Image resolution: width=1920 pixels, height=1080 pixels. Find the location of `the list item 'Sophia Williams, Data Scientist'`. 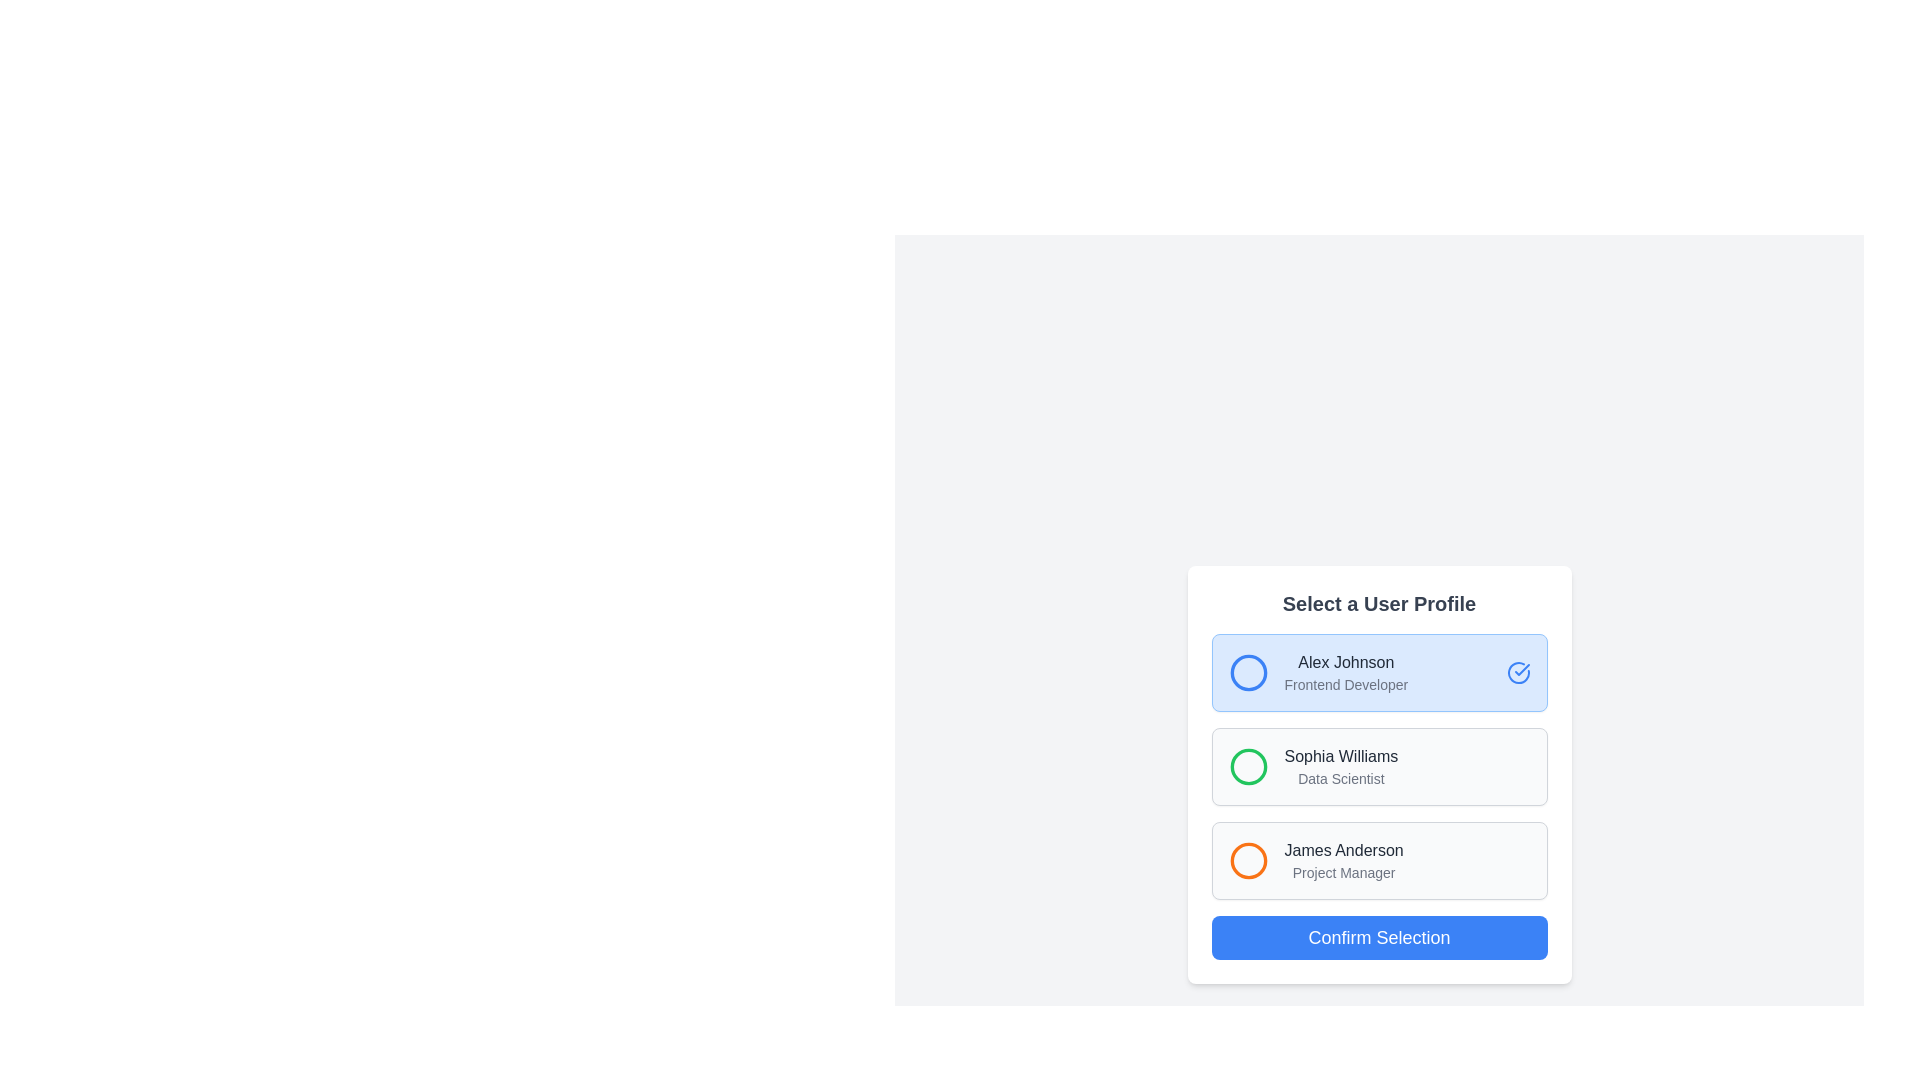

the list item 'Sophia Williams, Data Scientist' is located at coordinates (1341, 766).